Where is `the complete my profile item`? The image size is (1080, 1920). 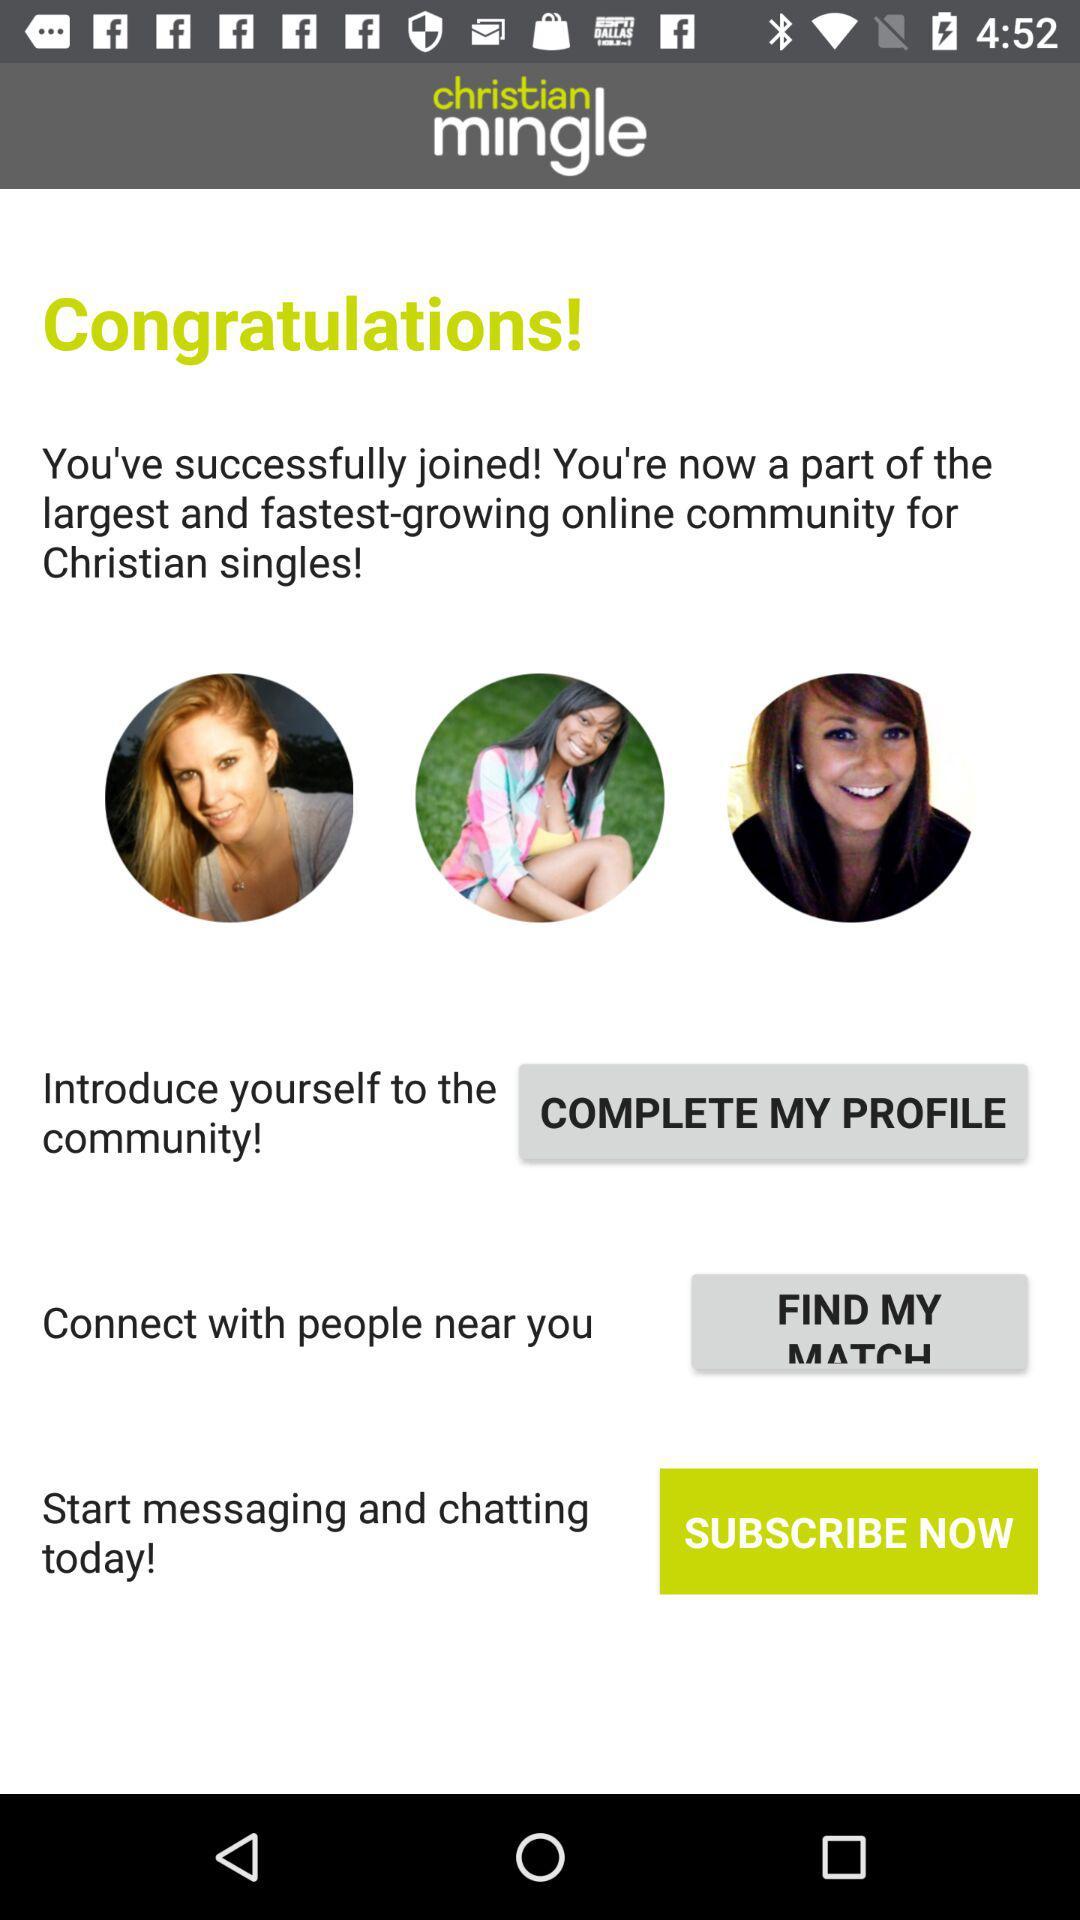 the complete my profile item is located at coordinates (772, 1110).